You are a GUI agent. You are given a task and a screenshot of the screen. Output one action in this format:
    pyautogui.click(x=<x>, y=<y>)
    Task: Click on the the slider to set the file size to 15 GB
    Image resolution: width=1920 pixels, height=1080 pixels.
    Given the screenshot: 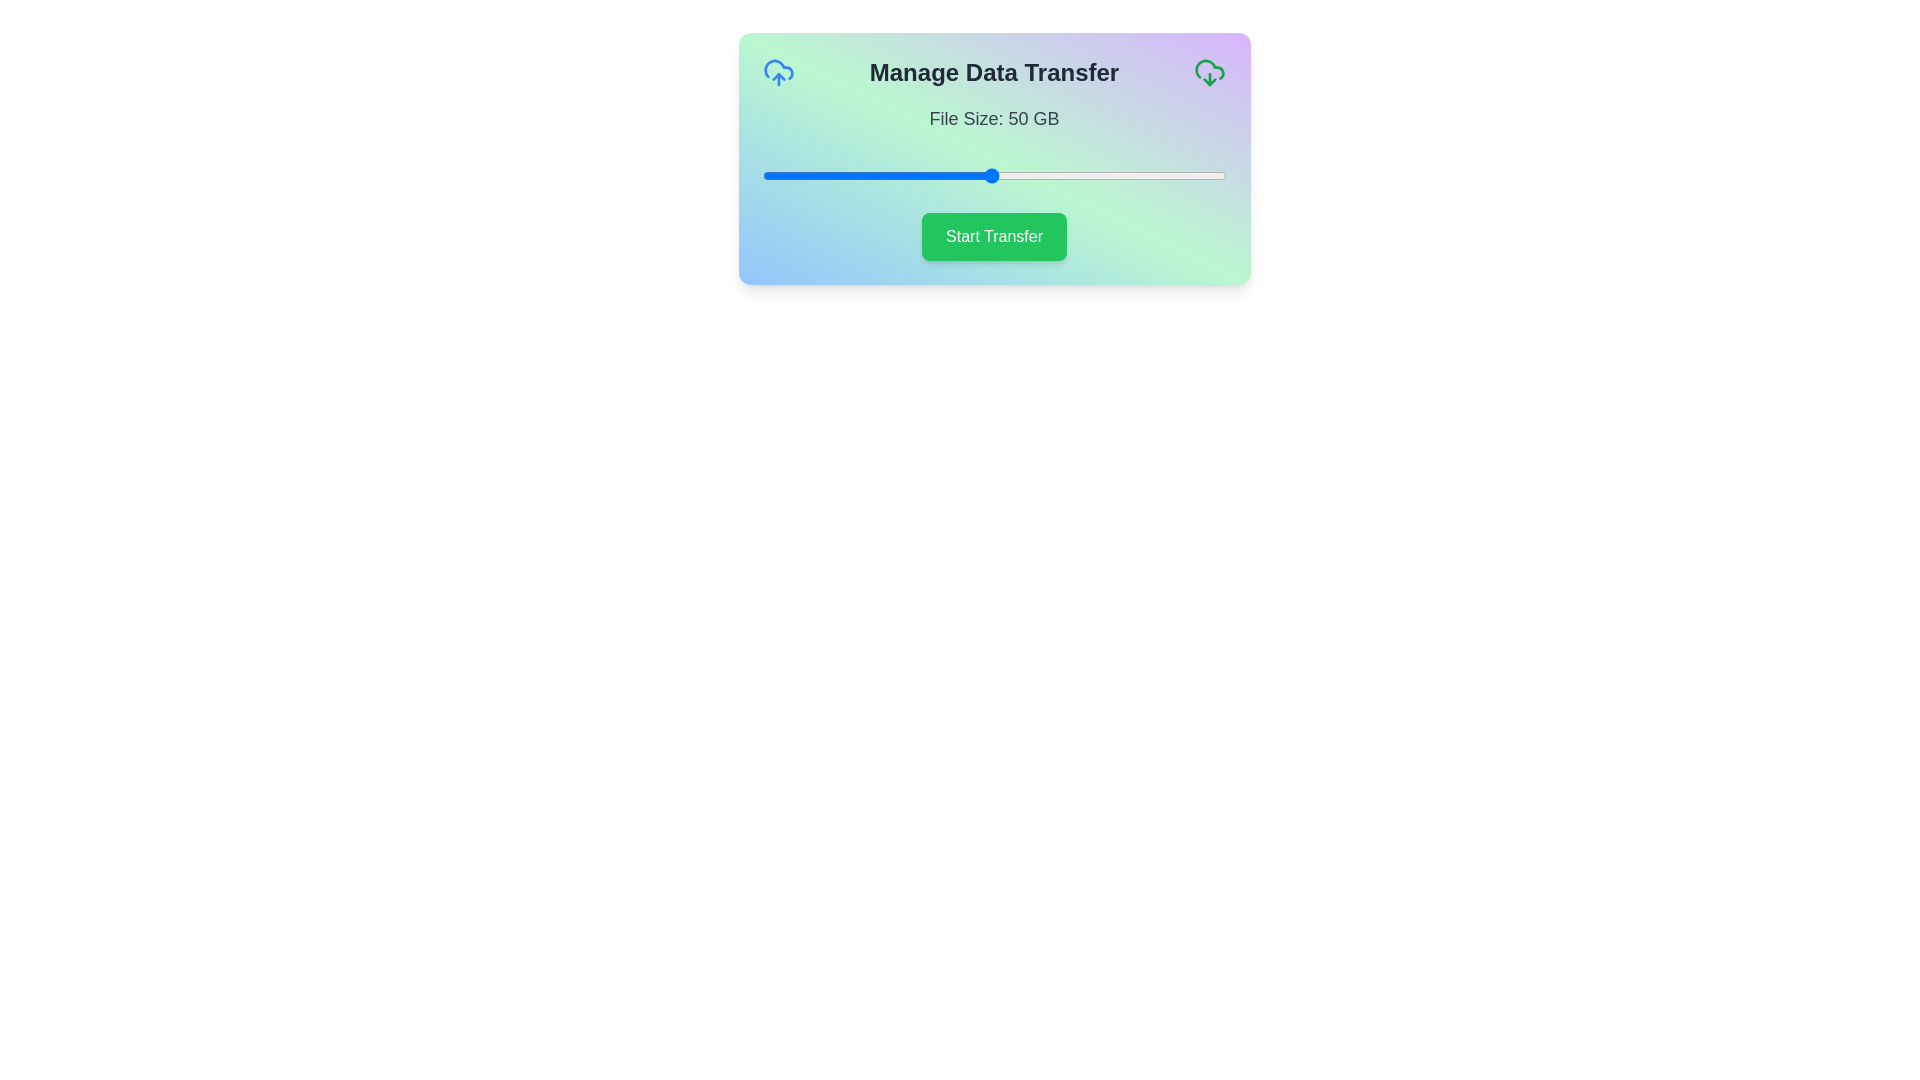 What is the action you would take?
    pyautogui.click(x=828, y=175)
    